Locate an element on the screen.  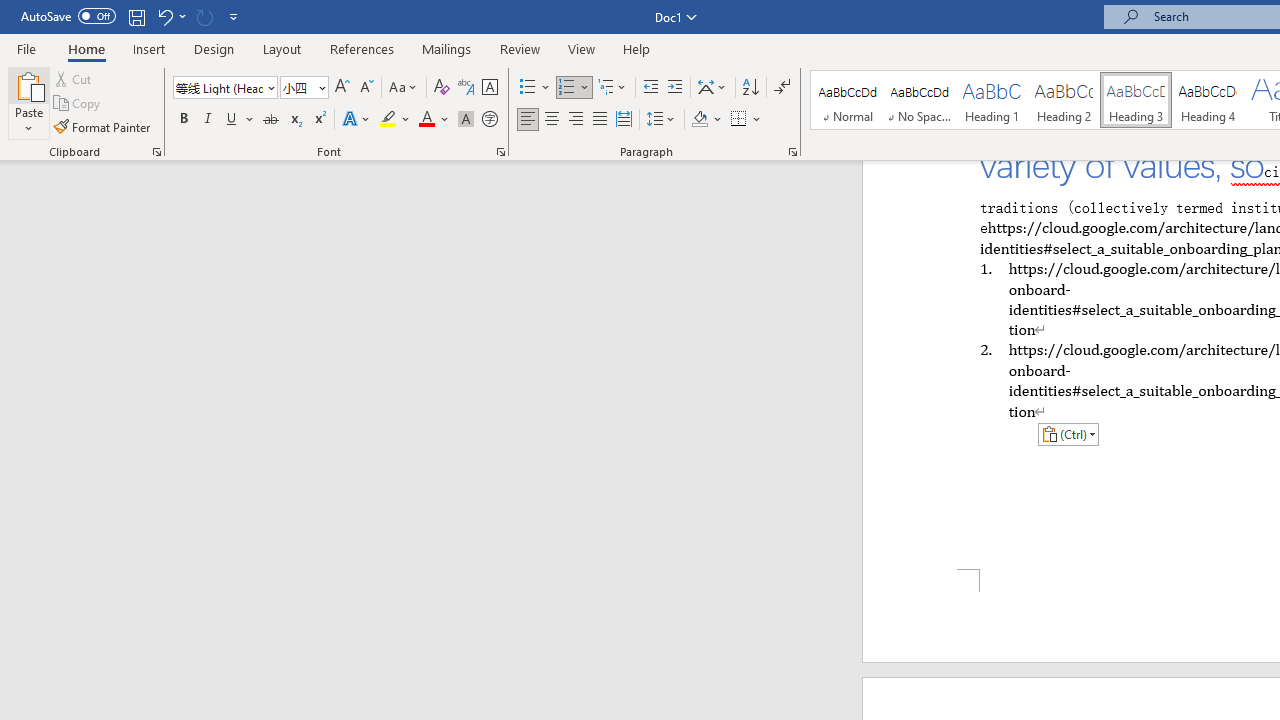
'Phonetic Guide...' is located at coordinates (464, 86).